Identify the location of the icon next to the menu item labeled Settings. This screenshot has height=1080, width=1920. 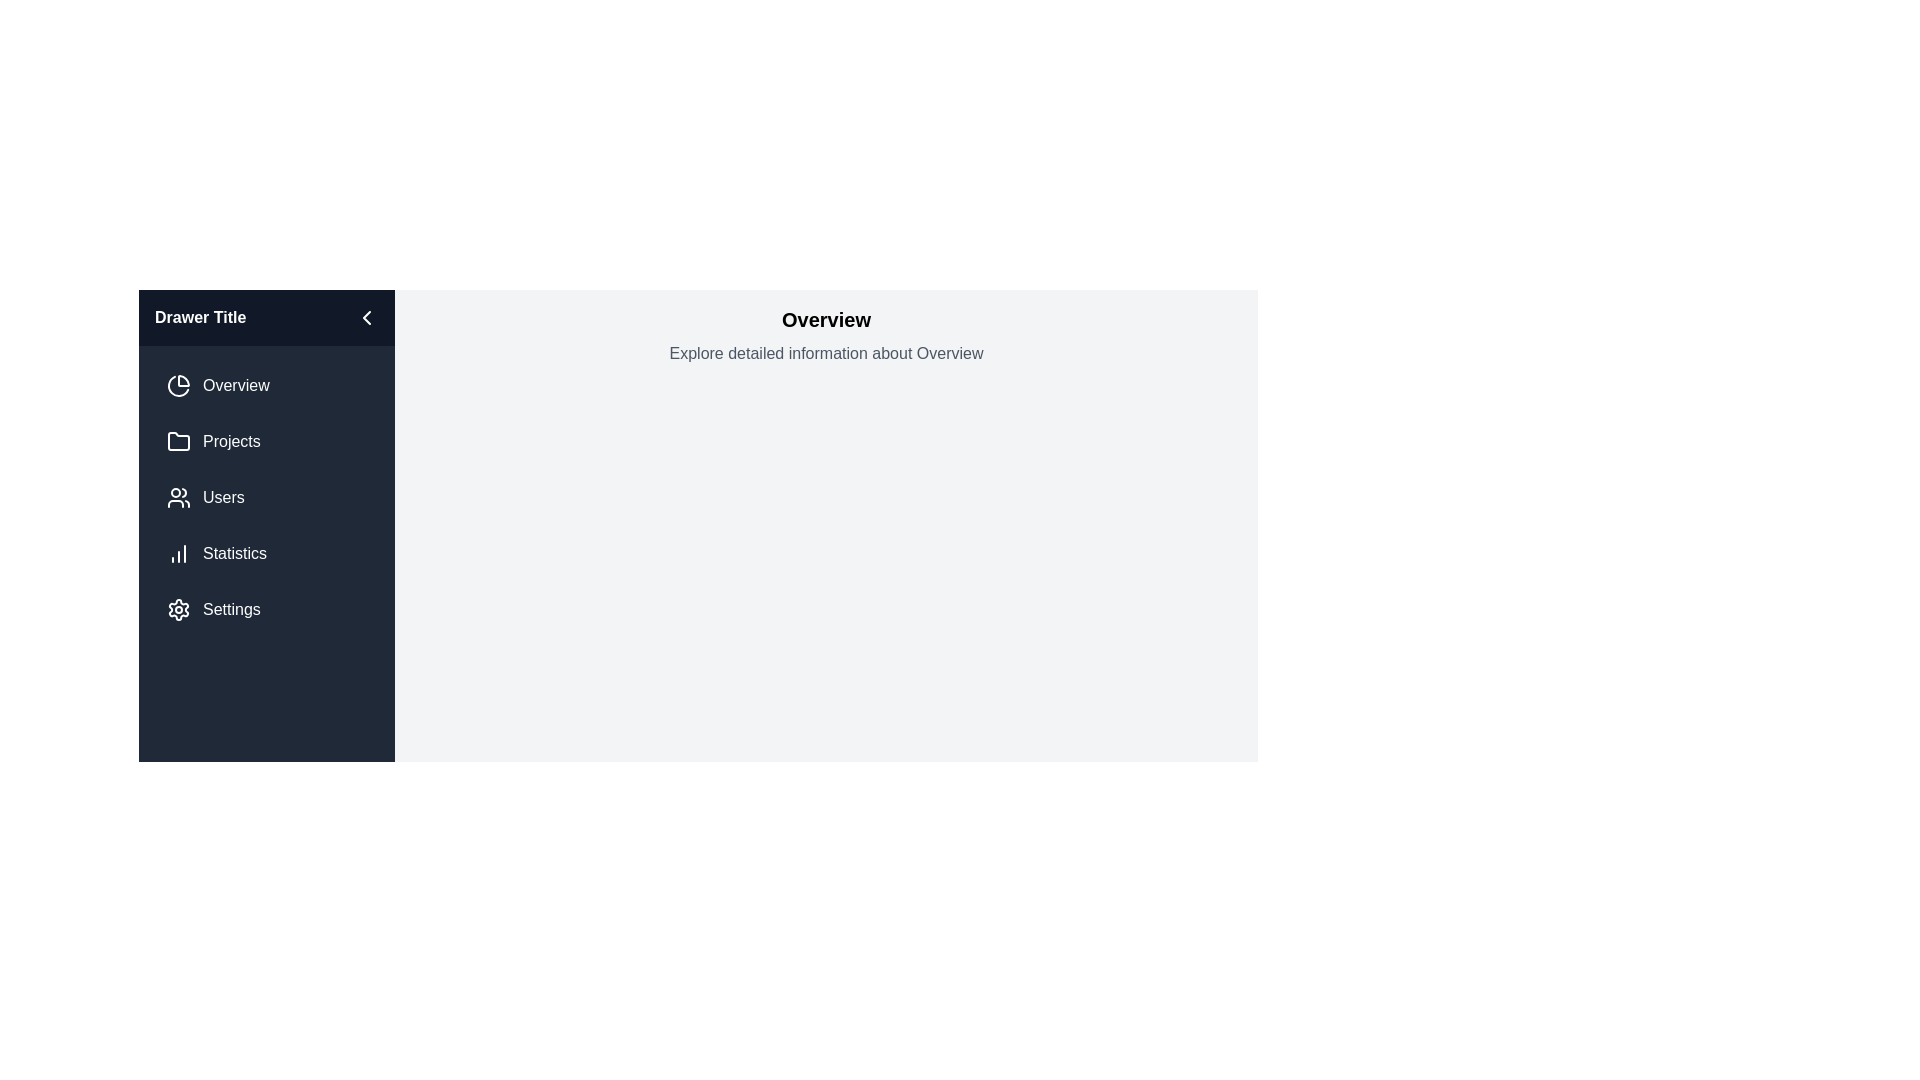
(178, 608).